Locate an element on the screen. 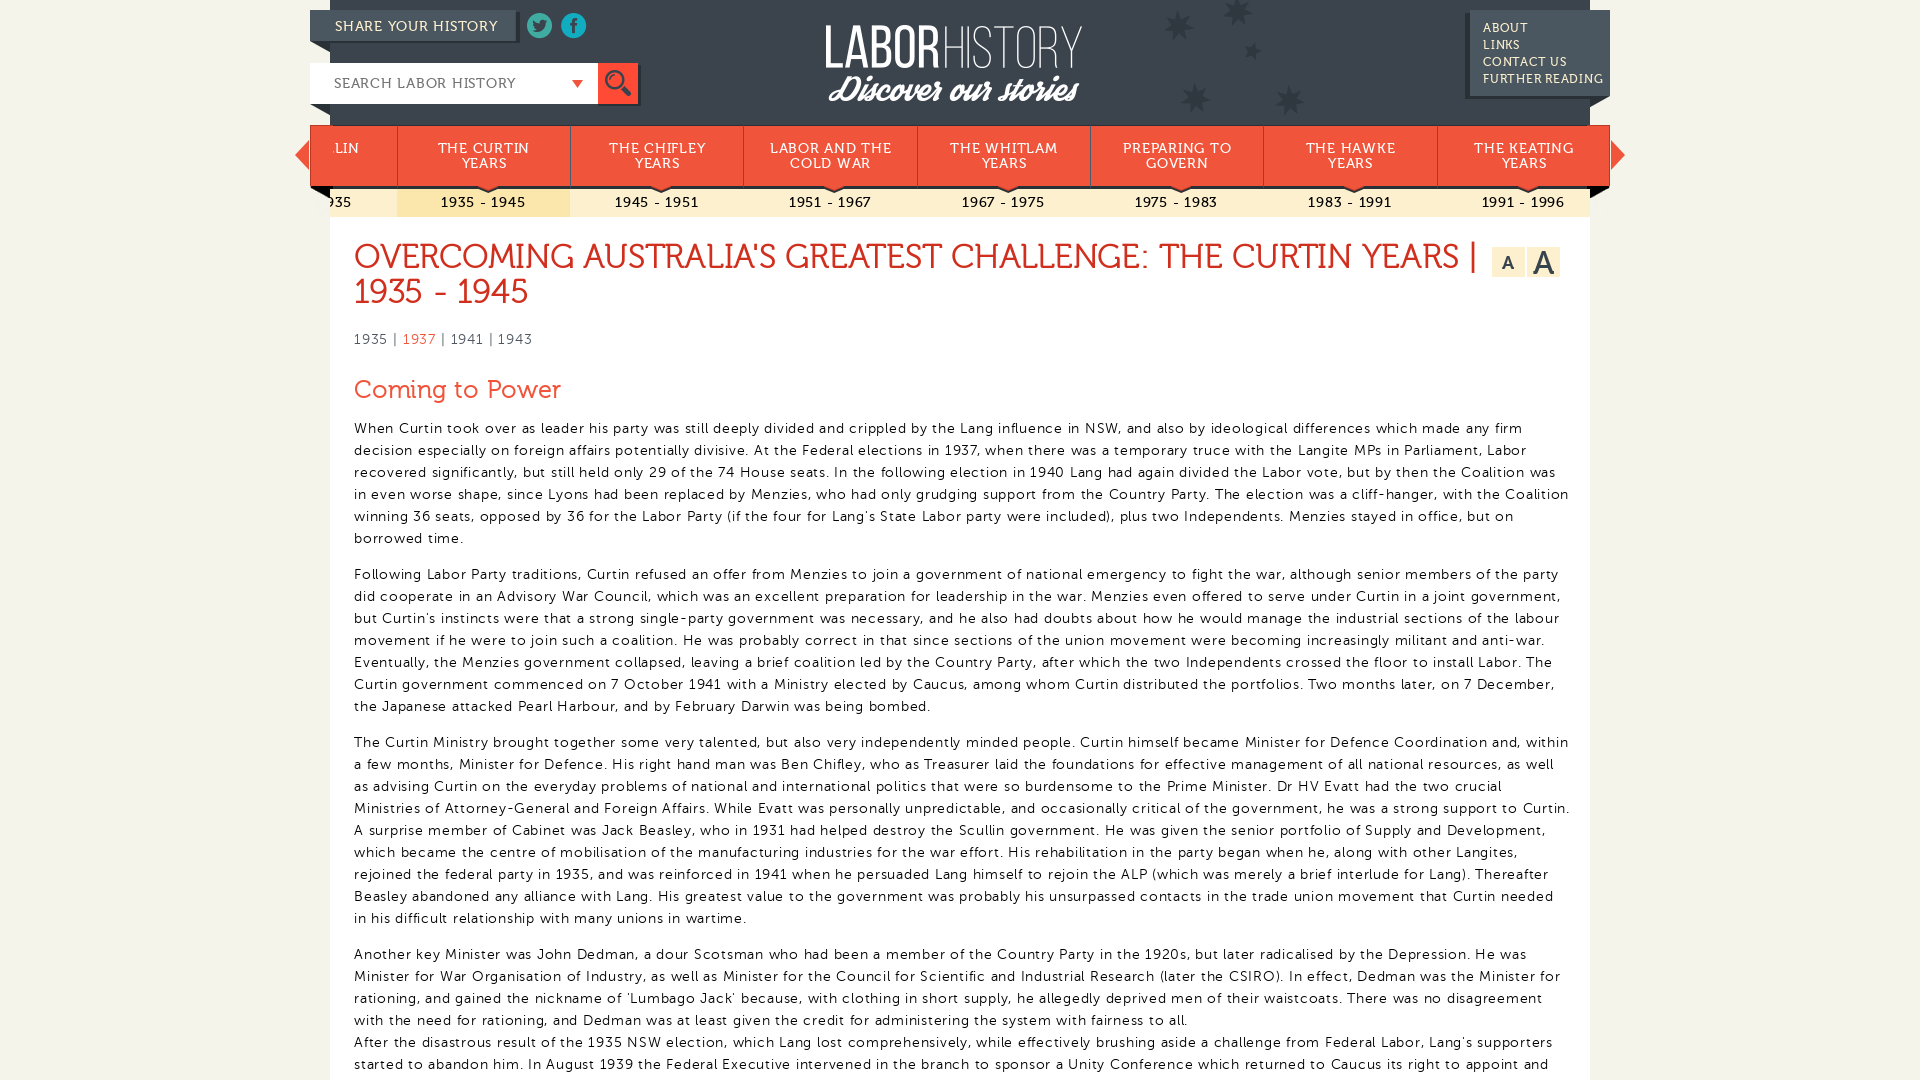 This screenshot has height=1080, width=1920. 'THE WHITLAM YEARS' is located at coordinates (1003, 156).